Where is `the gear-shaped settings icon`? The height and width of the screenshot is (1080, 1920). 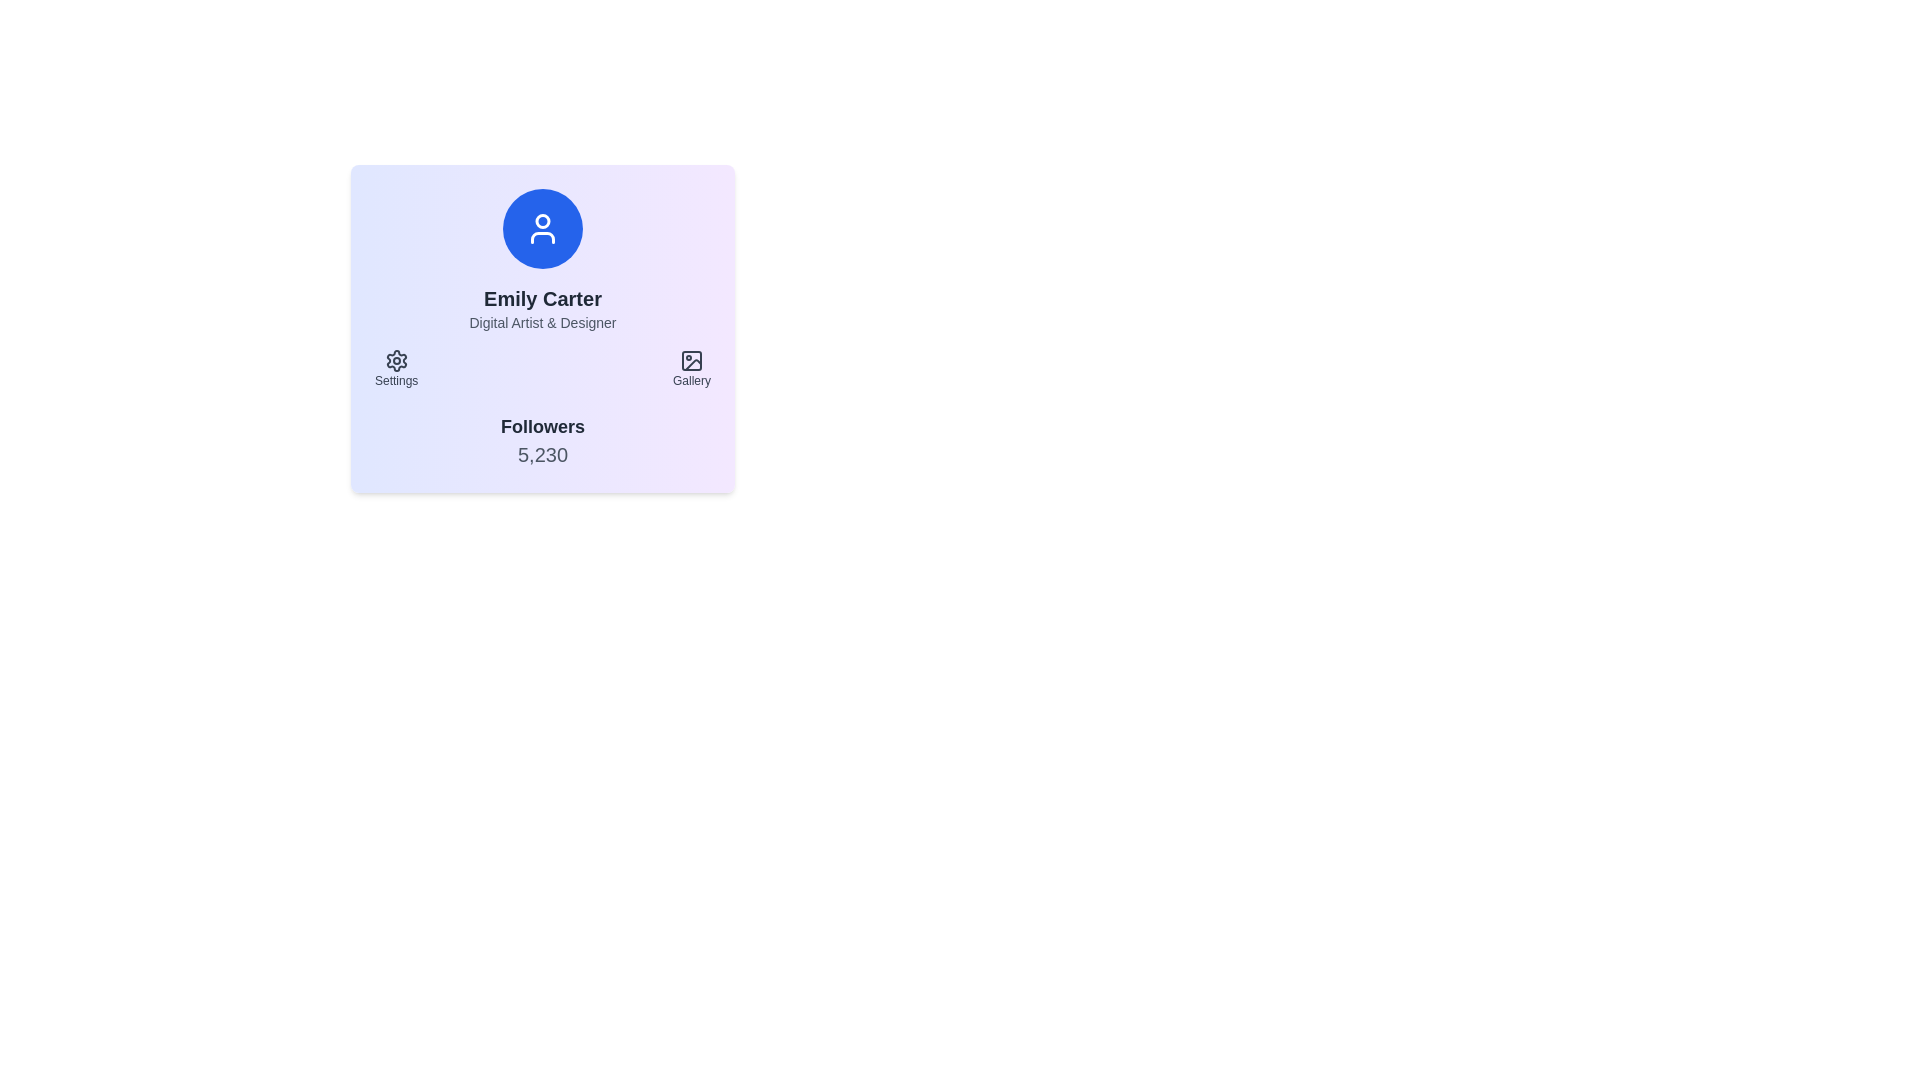 the gear-shaped settings icon is located at coordinates (396, 361).